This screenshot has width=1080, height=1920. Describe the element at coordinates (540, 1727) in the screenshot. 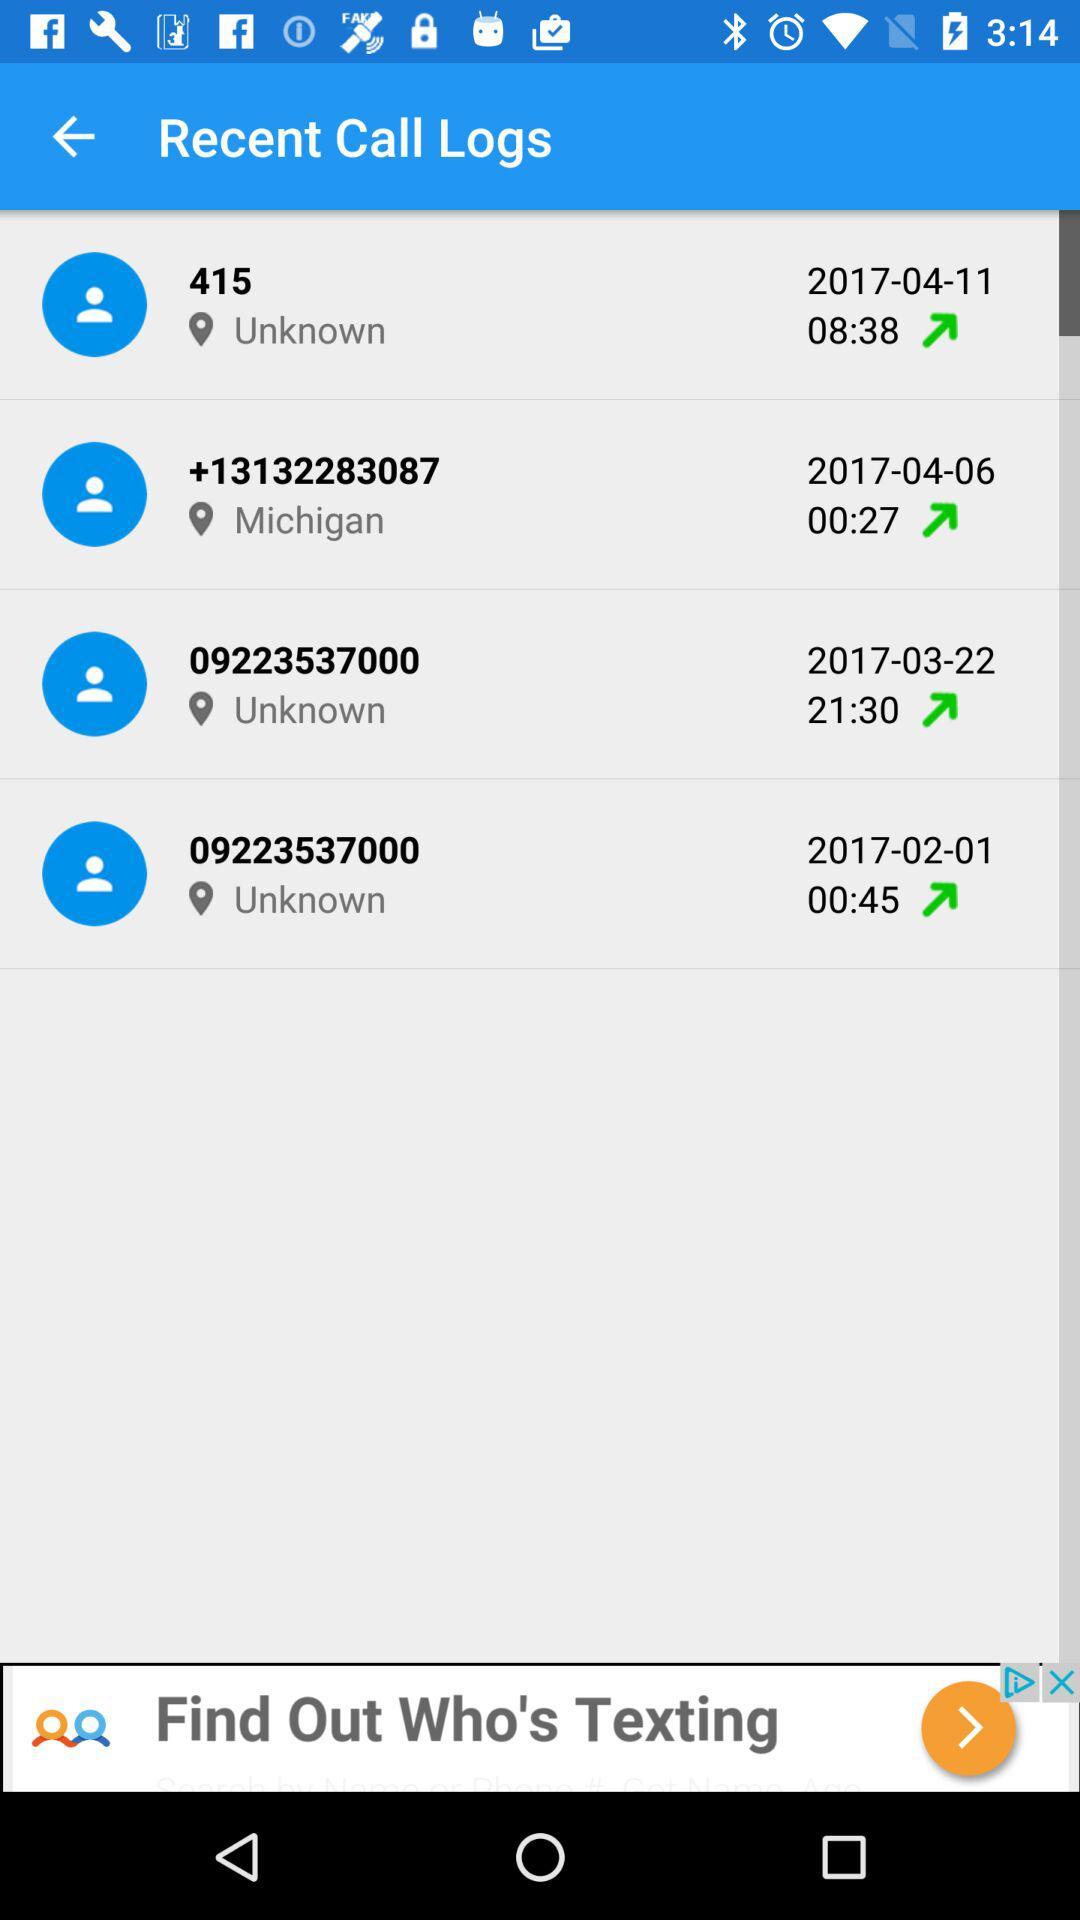

I see `advertisement` at that location.